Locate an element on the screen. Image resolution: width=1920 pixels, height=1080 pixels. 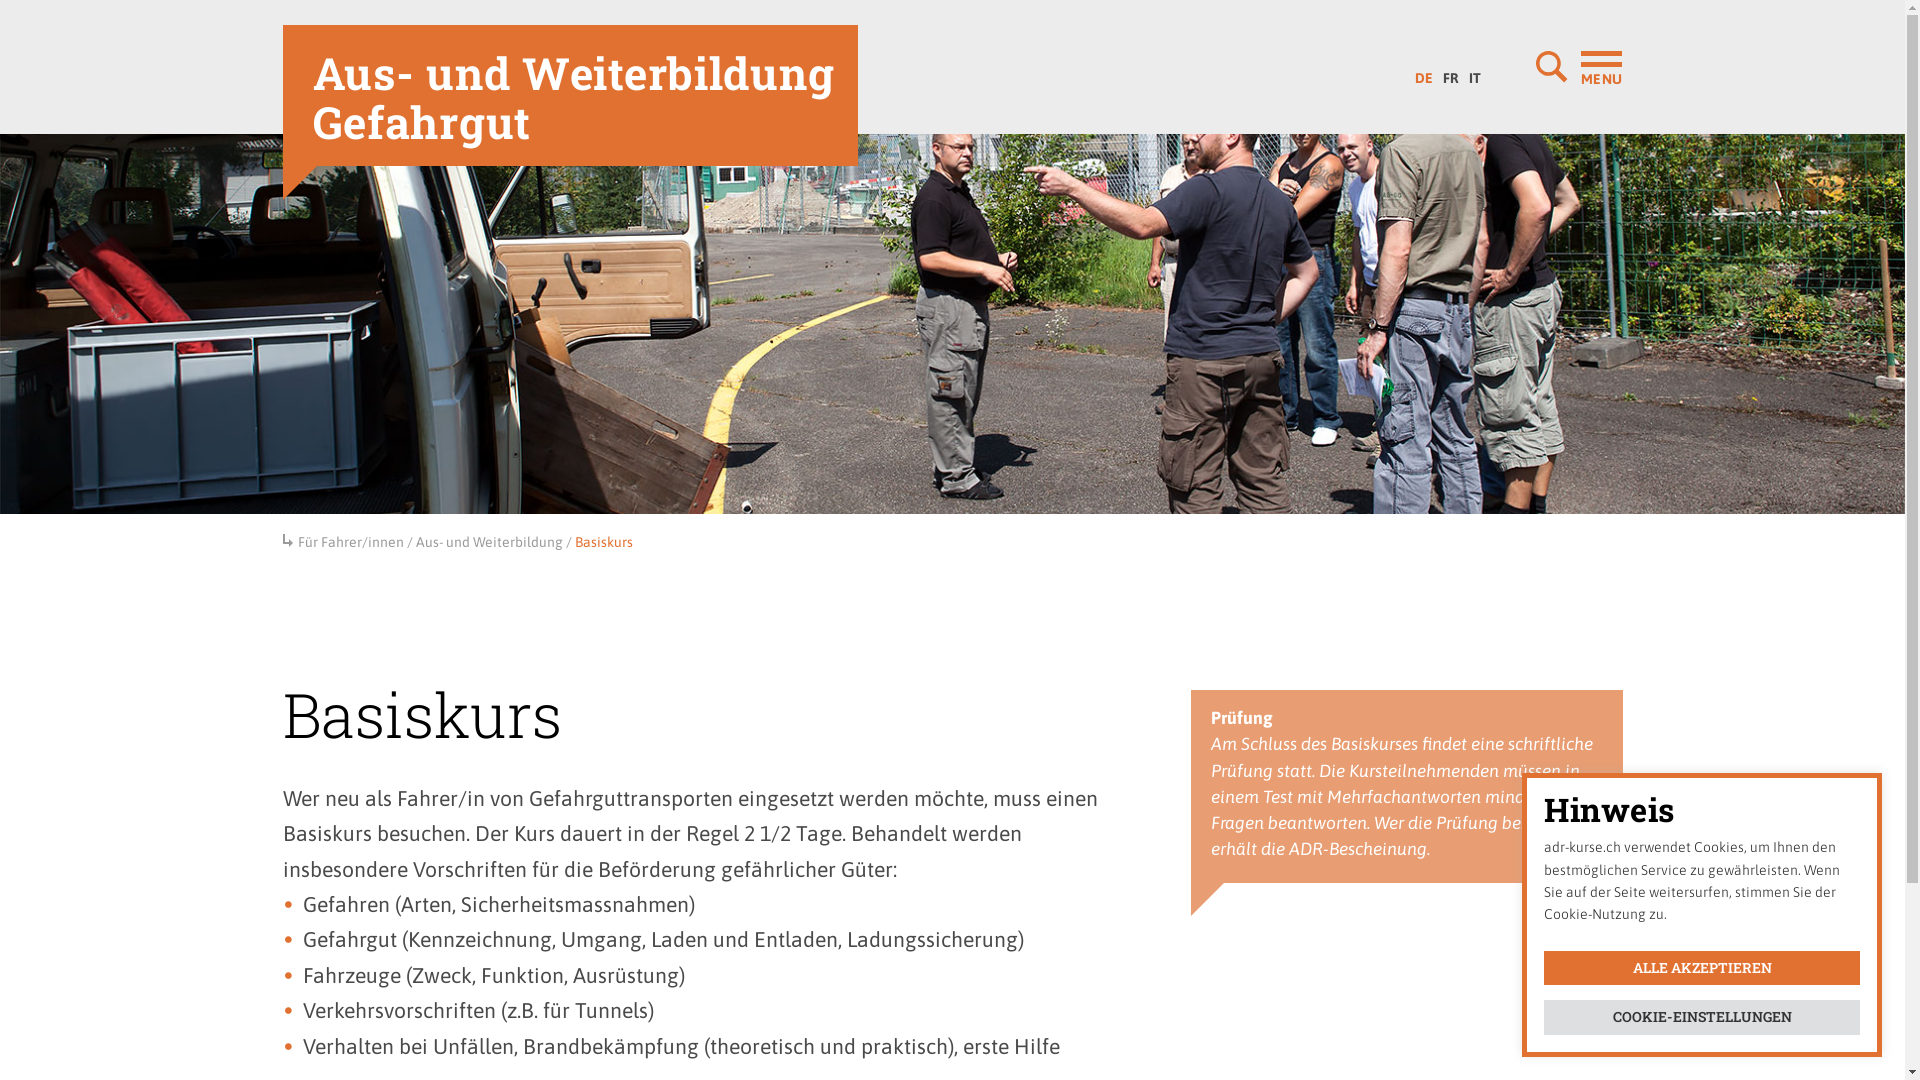
'FR' is located at coordinates (1450, 72).